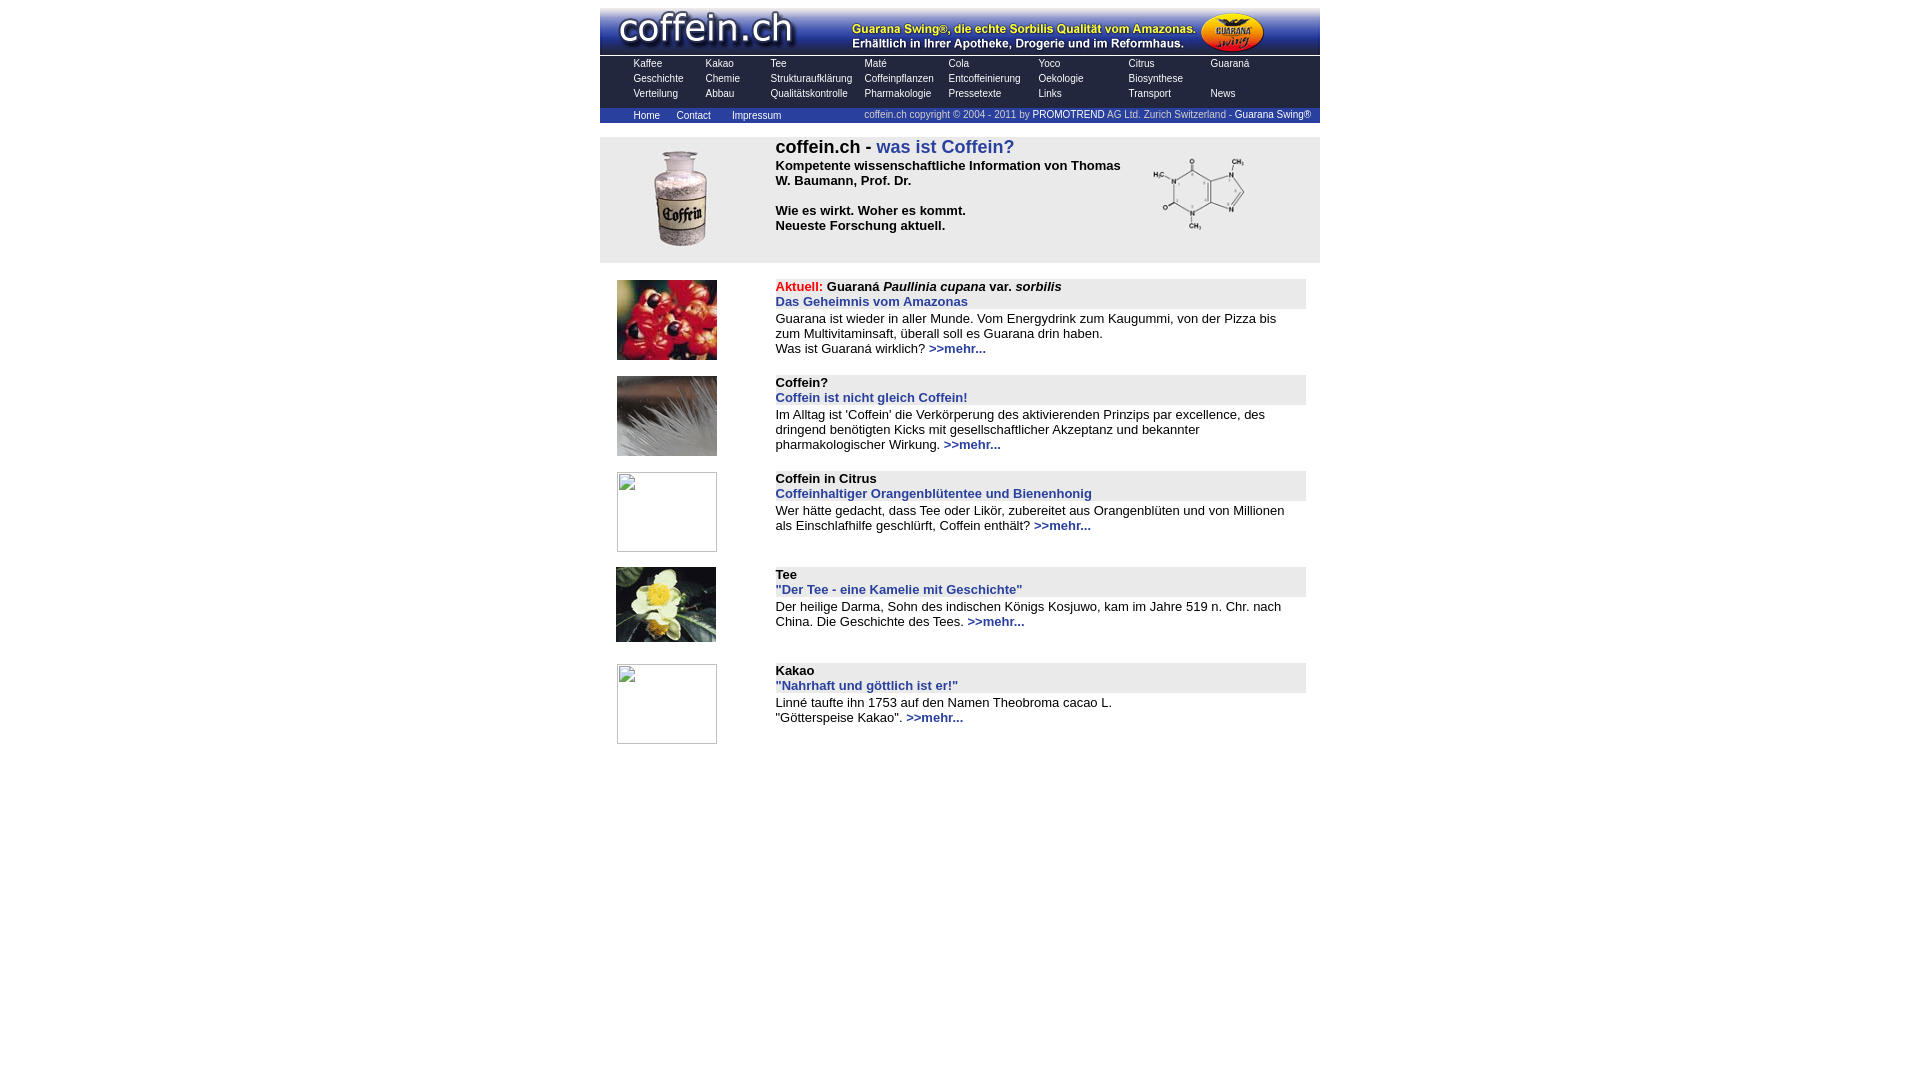 The width and height of the screenshot is (1920, 1080). What do you see at coordinates (898, 581) in the screenshot?
I see `'Tee` at bounding box center [898, 581].